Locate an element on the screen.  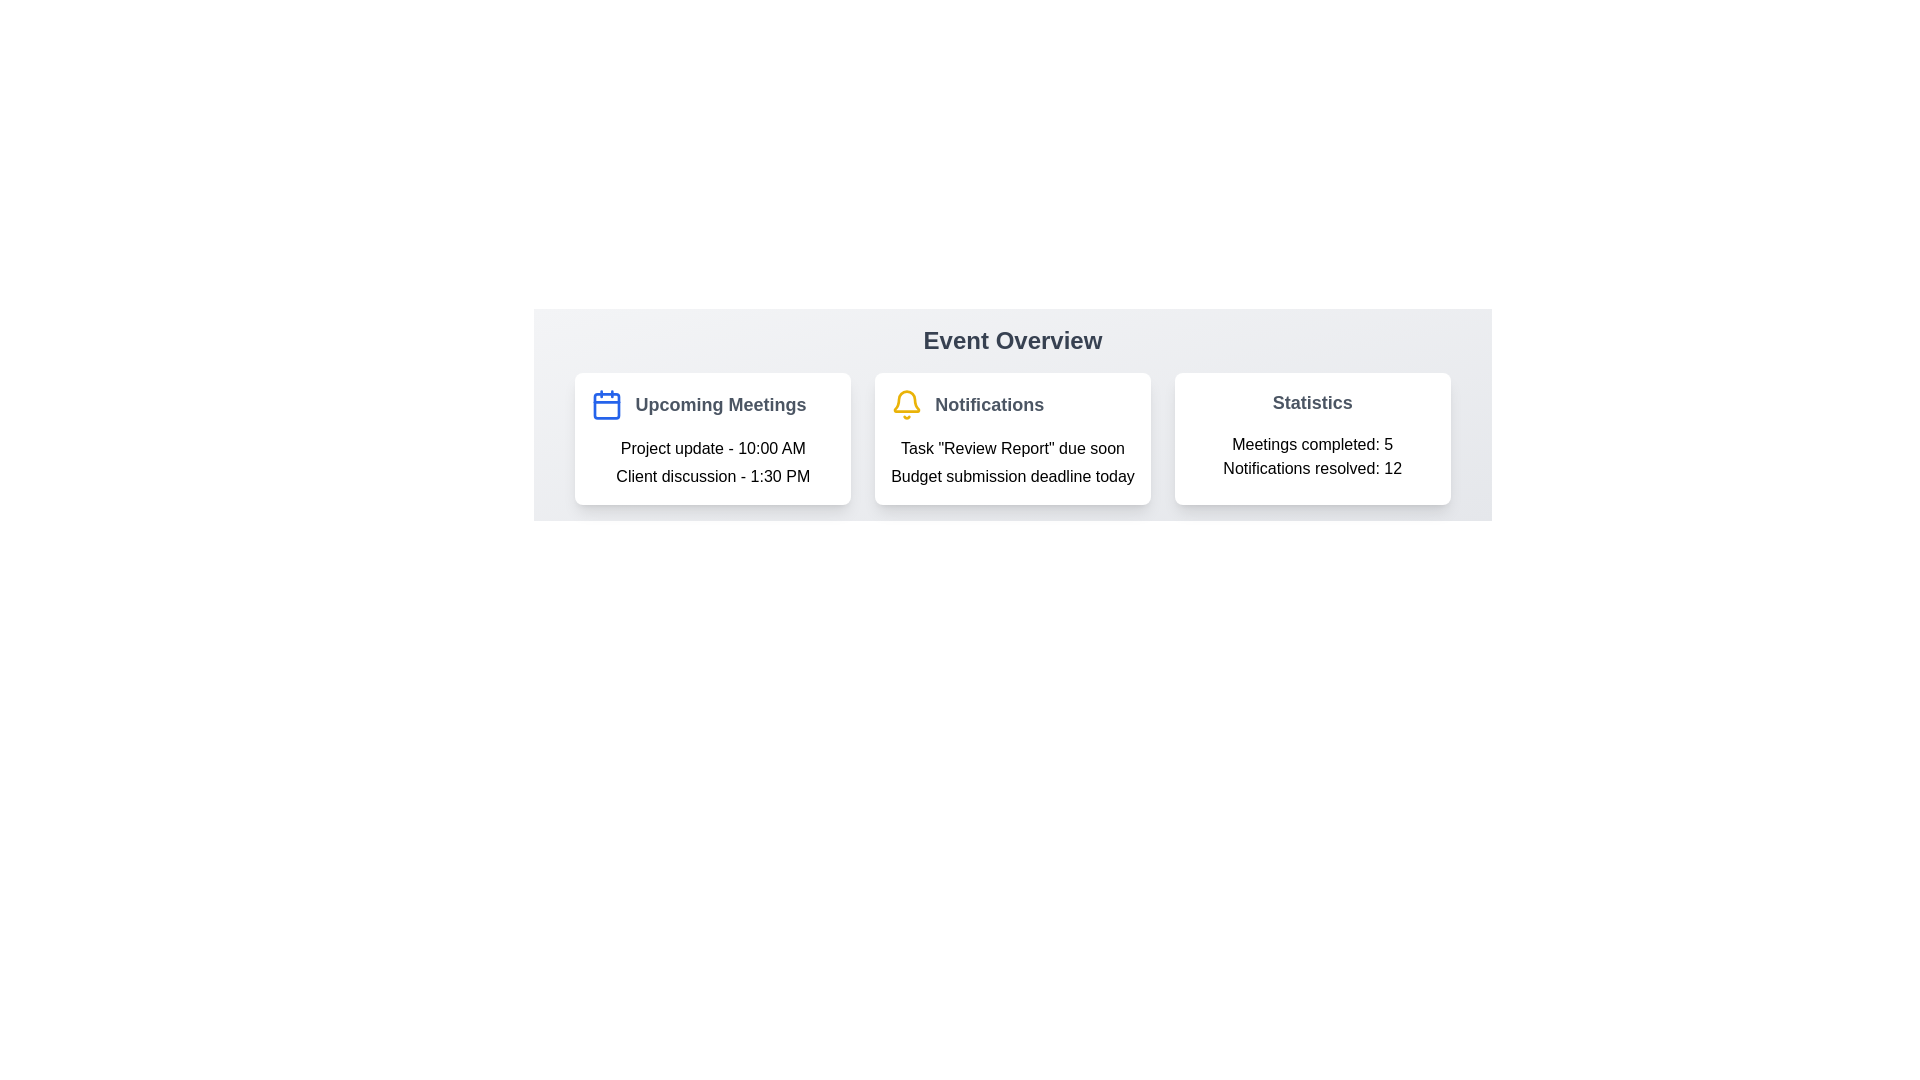
informational text notifying the user about the budget submission deadline located in the notification card under the header 'Event Overview', specifically the second line of text below 'Task "Review Report" due soon' is located at coordinates (1012, 477).